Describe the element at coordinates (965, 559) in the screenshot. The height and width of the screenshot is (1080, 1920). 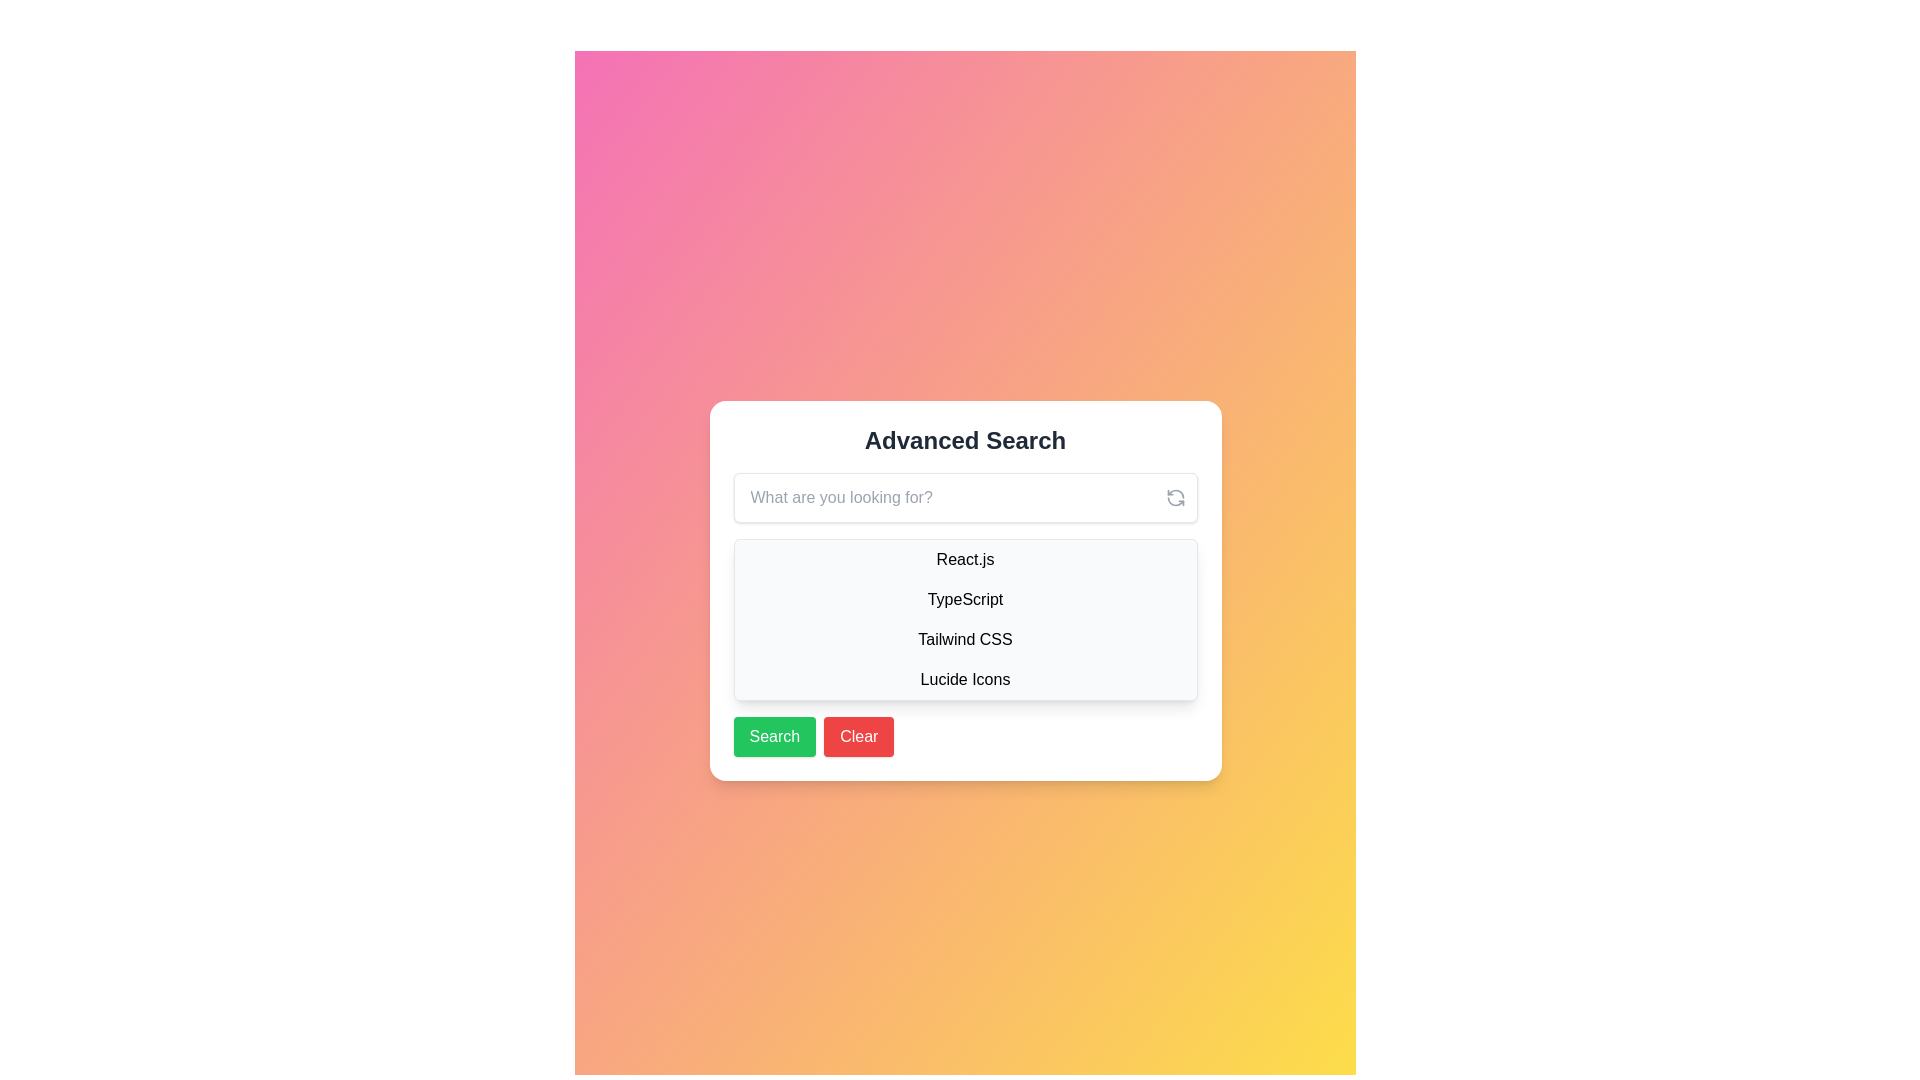
I see `the selectable list item displaying 'React.js'` at that location.